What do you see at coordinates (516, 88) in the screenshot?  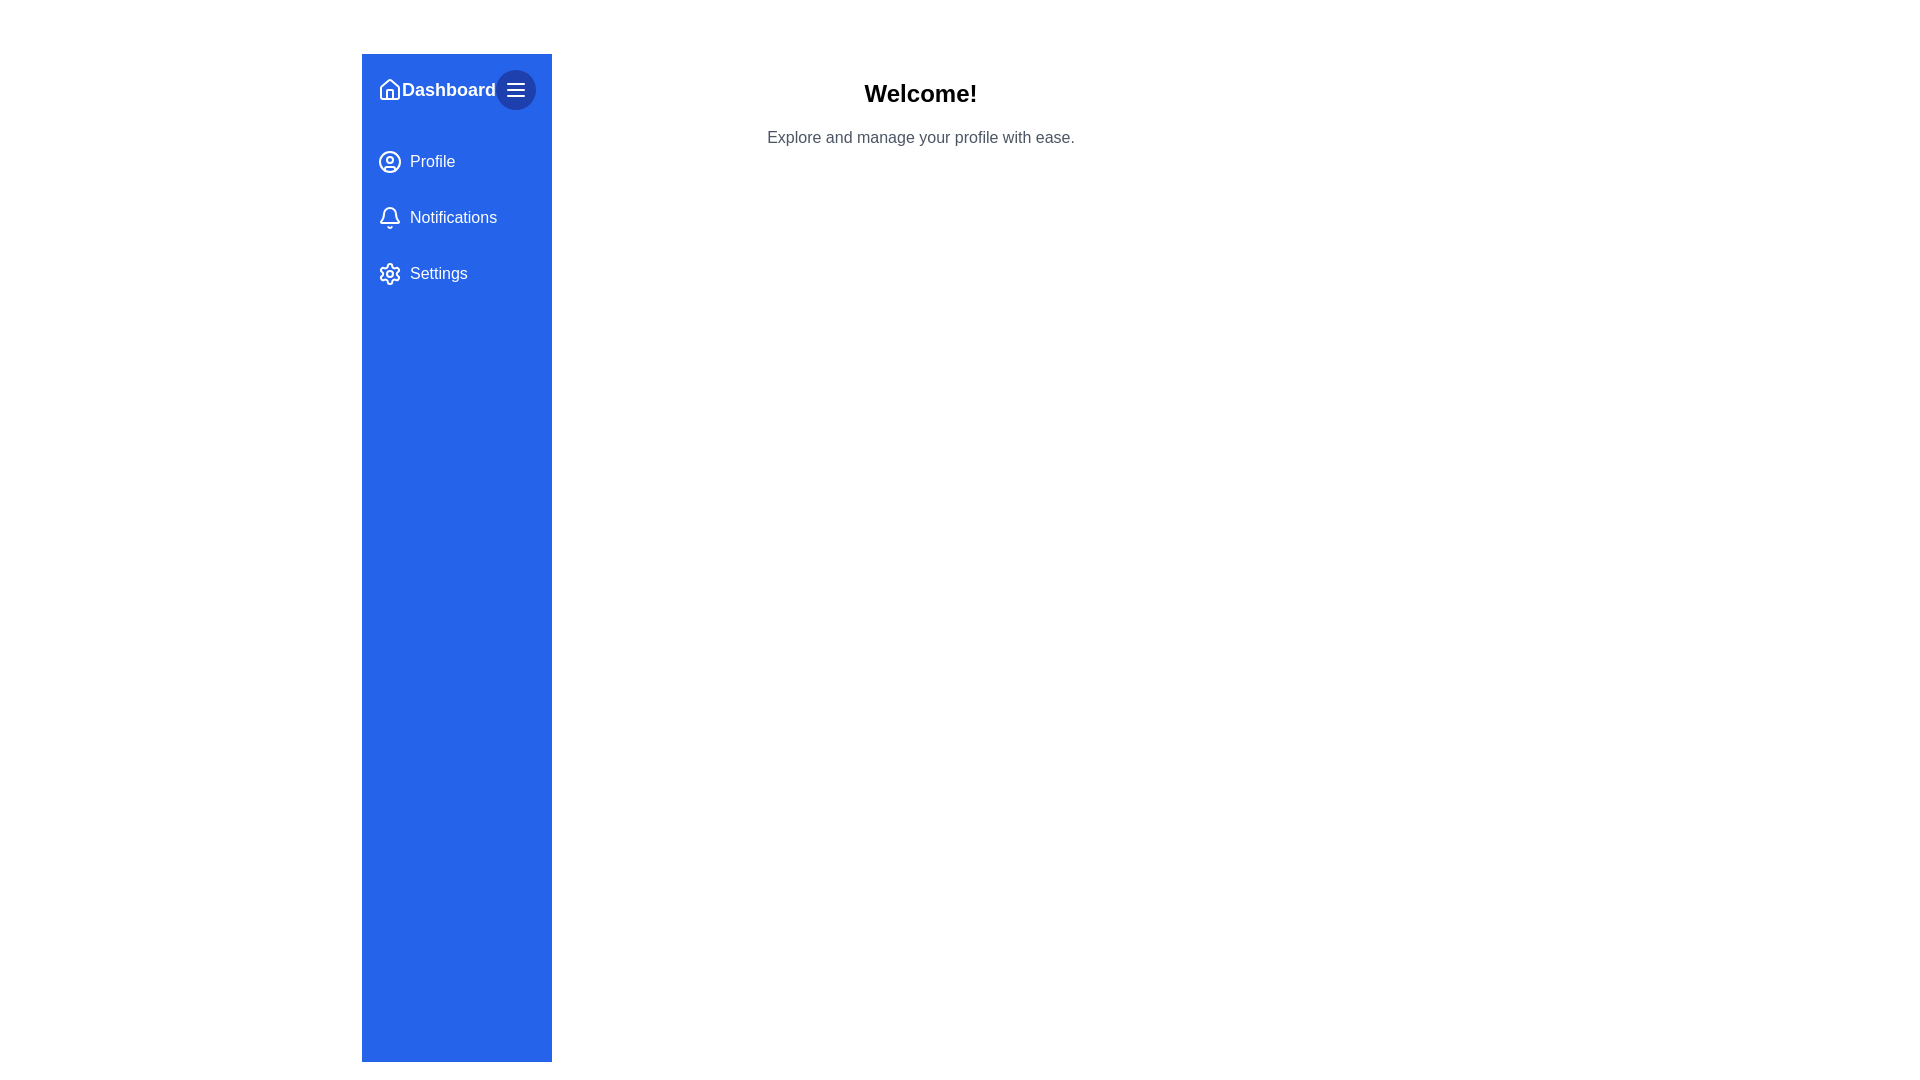 I see `the menu icon button, which is a circular blue button with three horizontal white lines, located at the top-right corner of the blue sidebar` at bounding box center [516, 88].